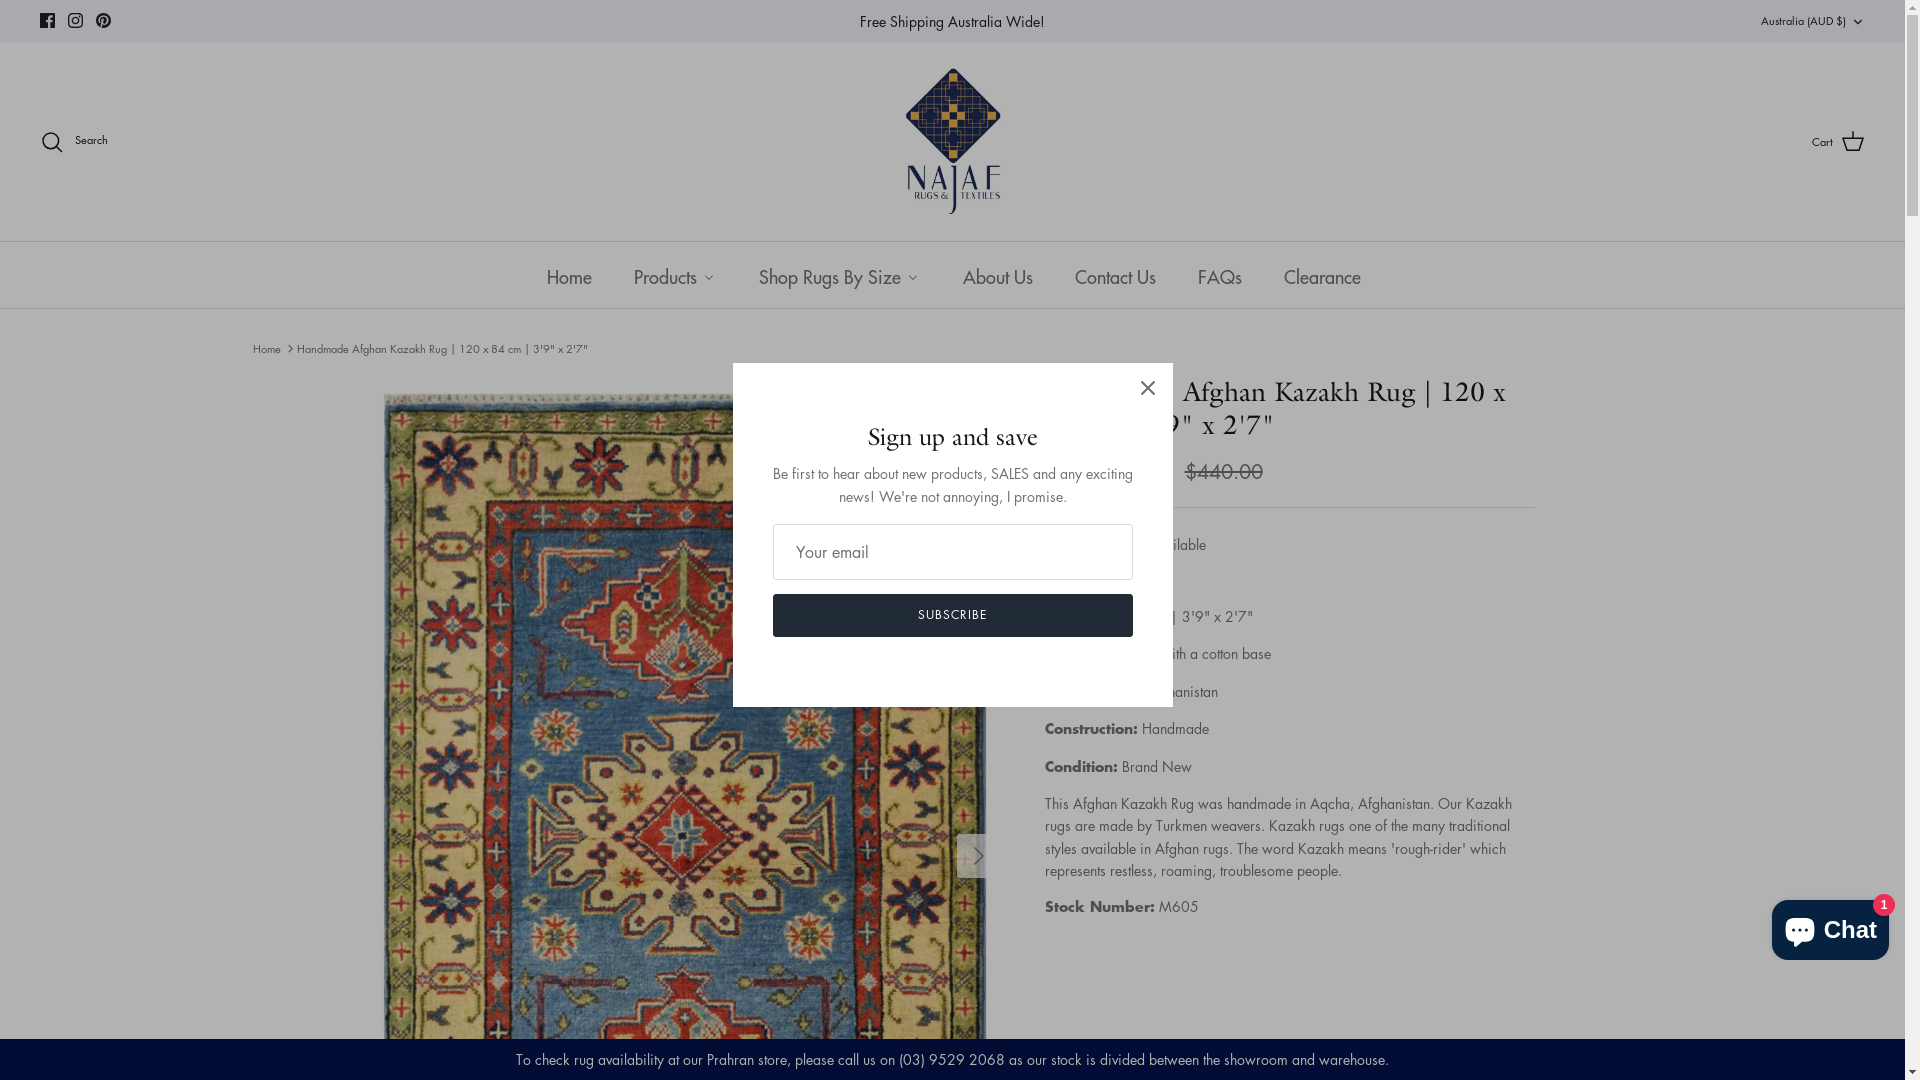 The width and height of the screenshot is (1920, 1080). Describe the element at coordinates (734, 274) in the screenshot. I see `'Shop Rugs By Size'` at that location.